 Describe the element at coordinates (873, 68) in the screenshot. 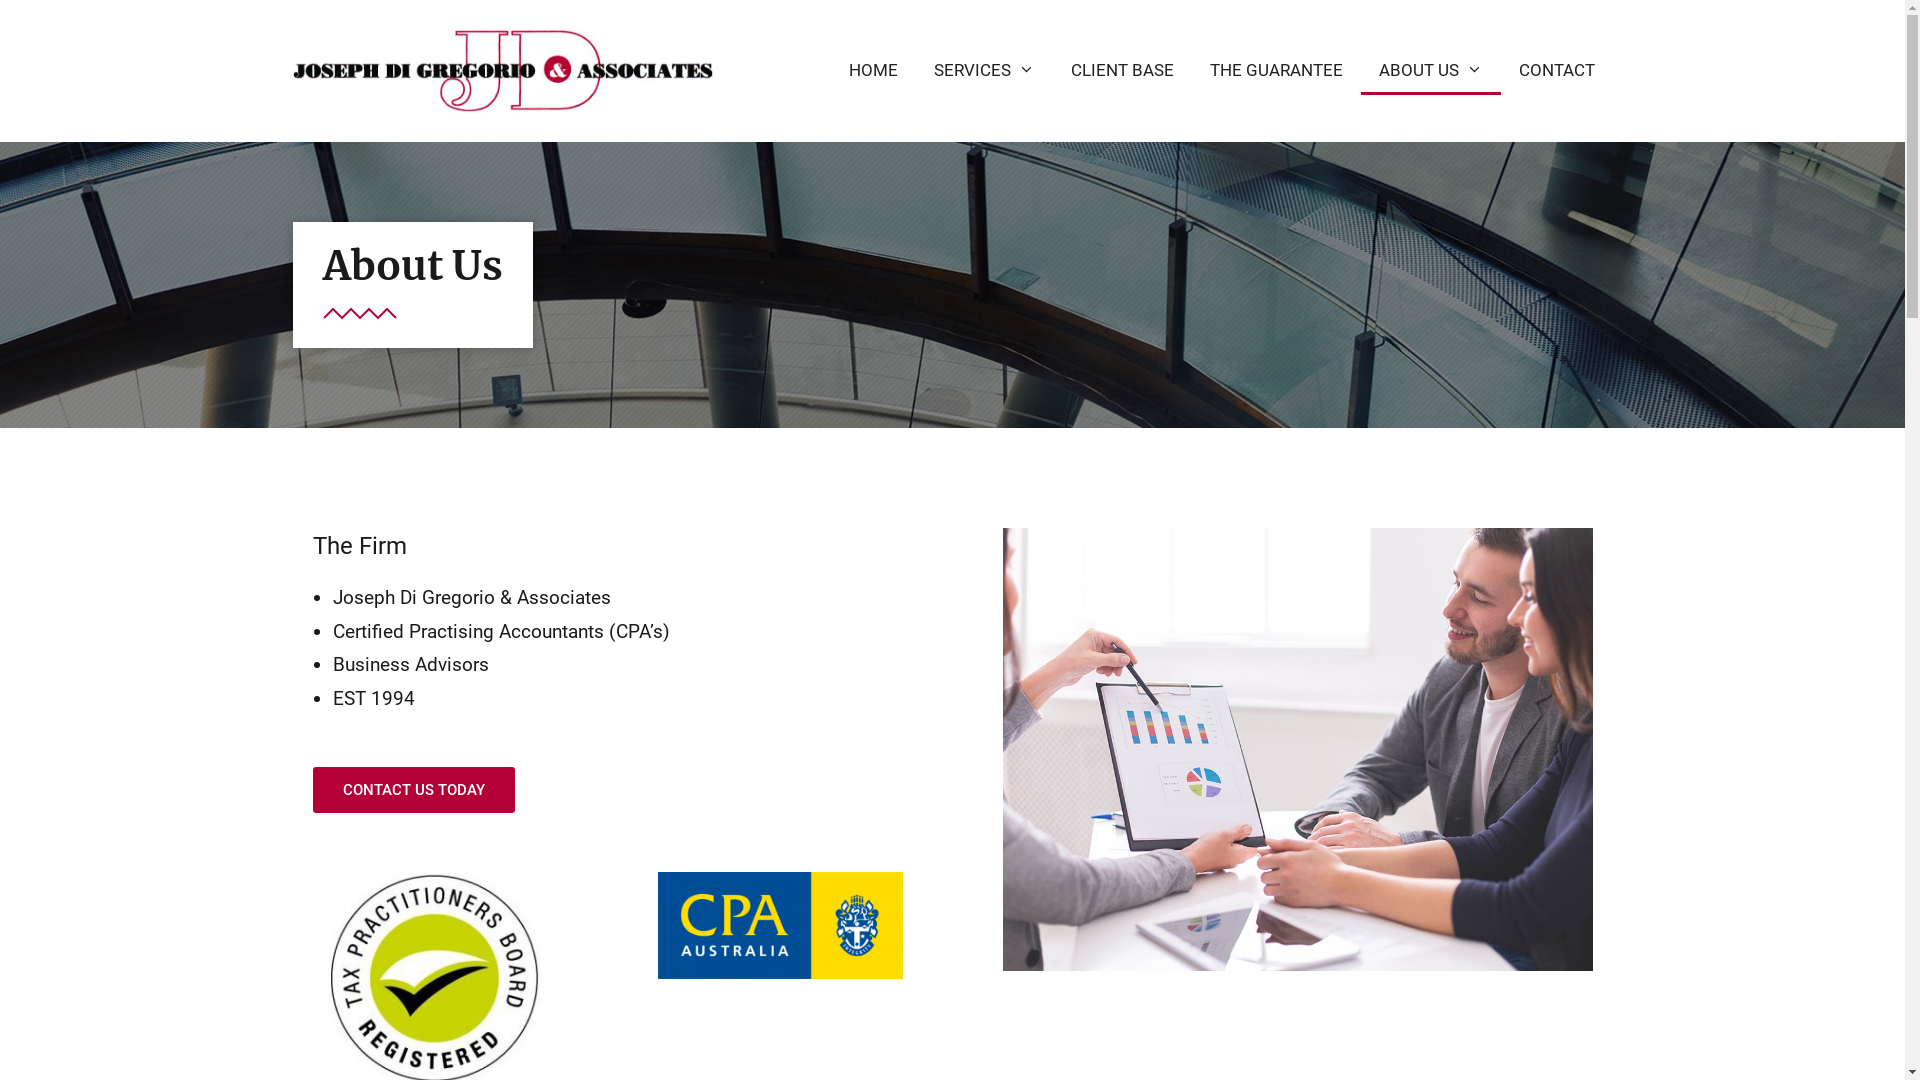

I see `'HOME'` at that location.